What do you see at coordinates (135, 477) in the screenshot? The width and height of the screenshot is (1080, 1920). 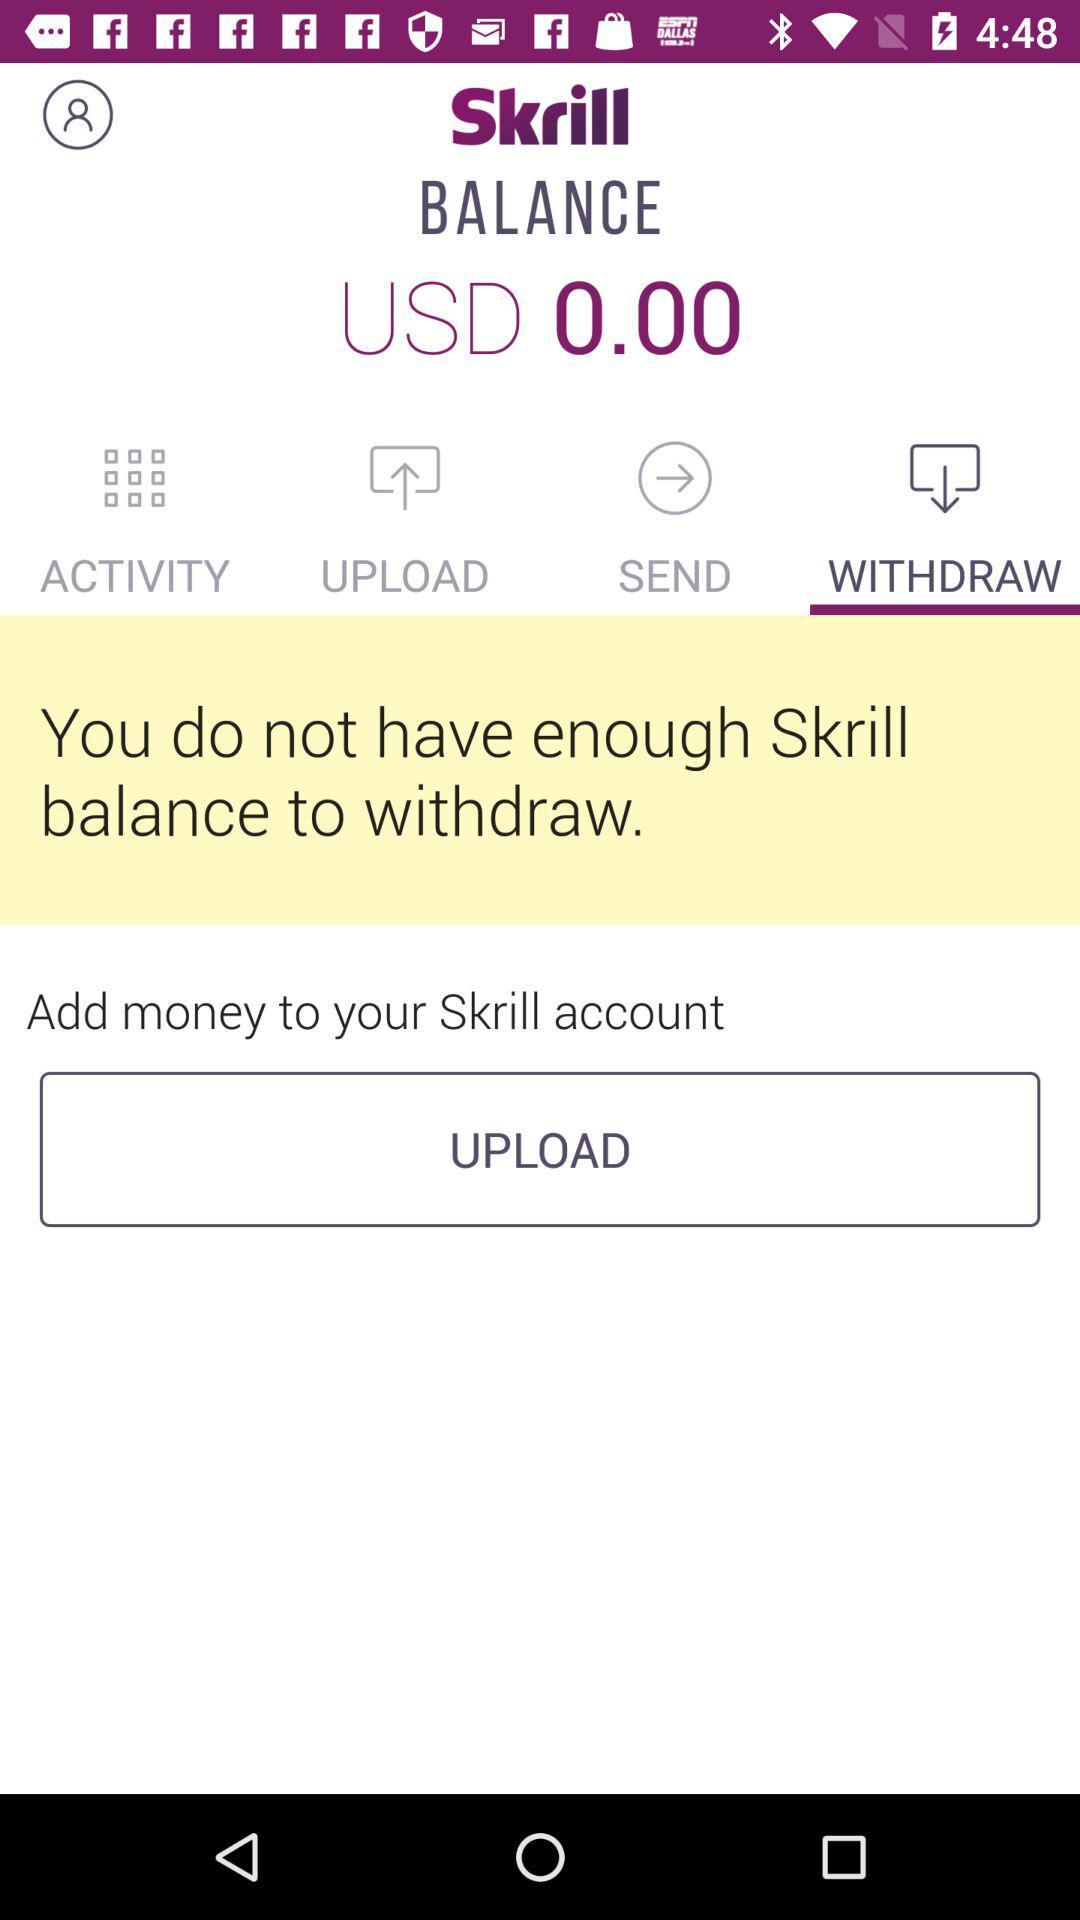 I see `activity` at bounding box center [135, 477].